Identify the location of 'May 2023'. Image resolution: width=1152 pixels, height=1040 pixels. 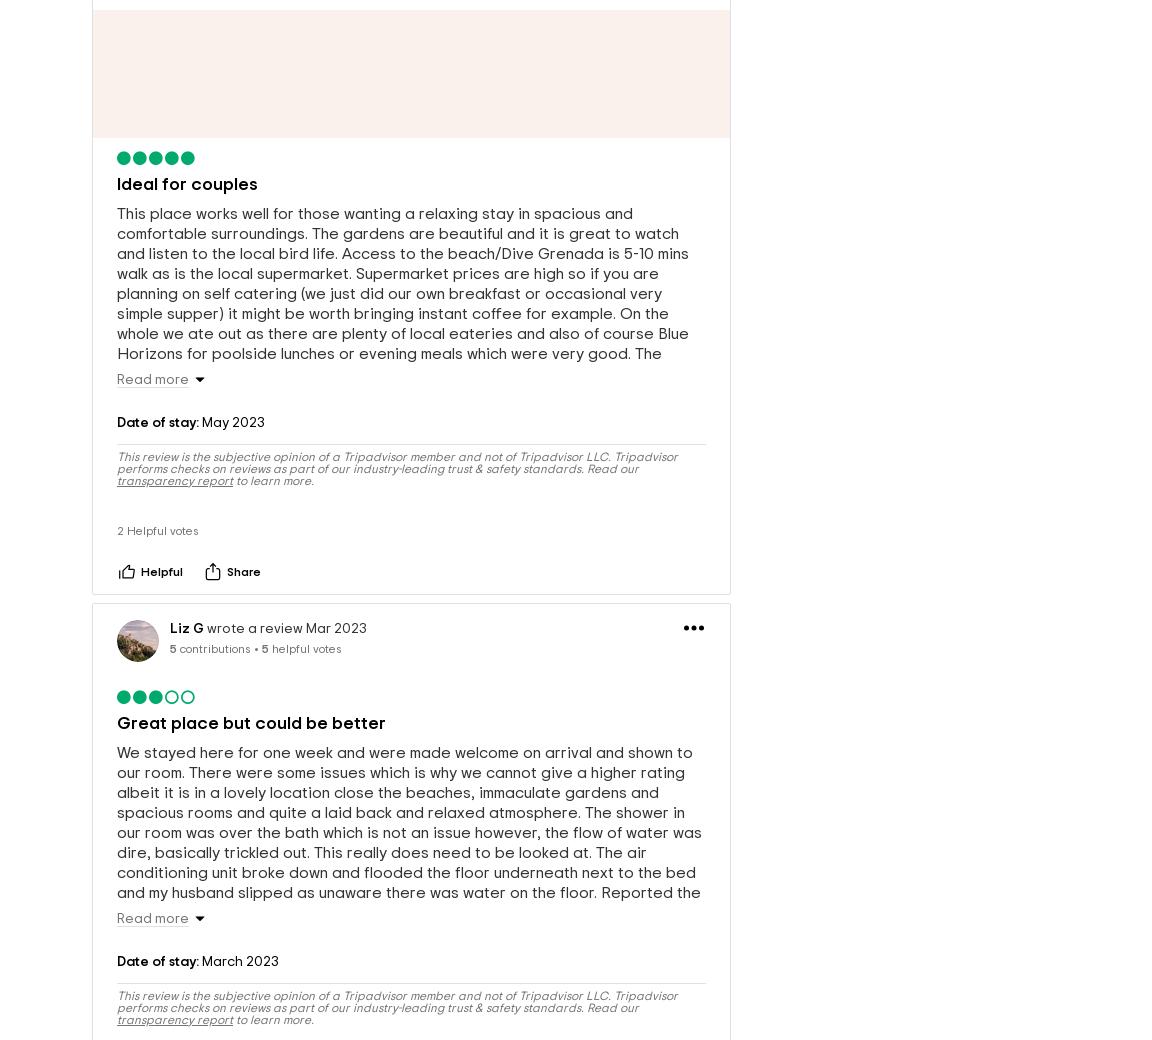
(232, 427).